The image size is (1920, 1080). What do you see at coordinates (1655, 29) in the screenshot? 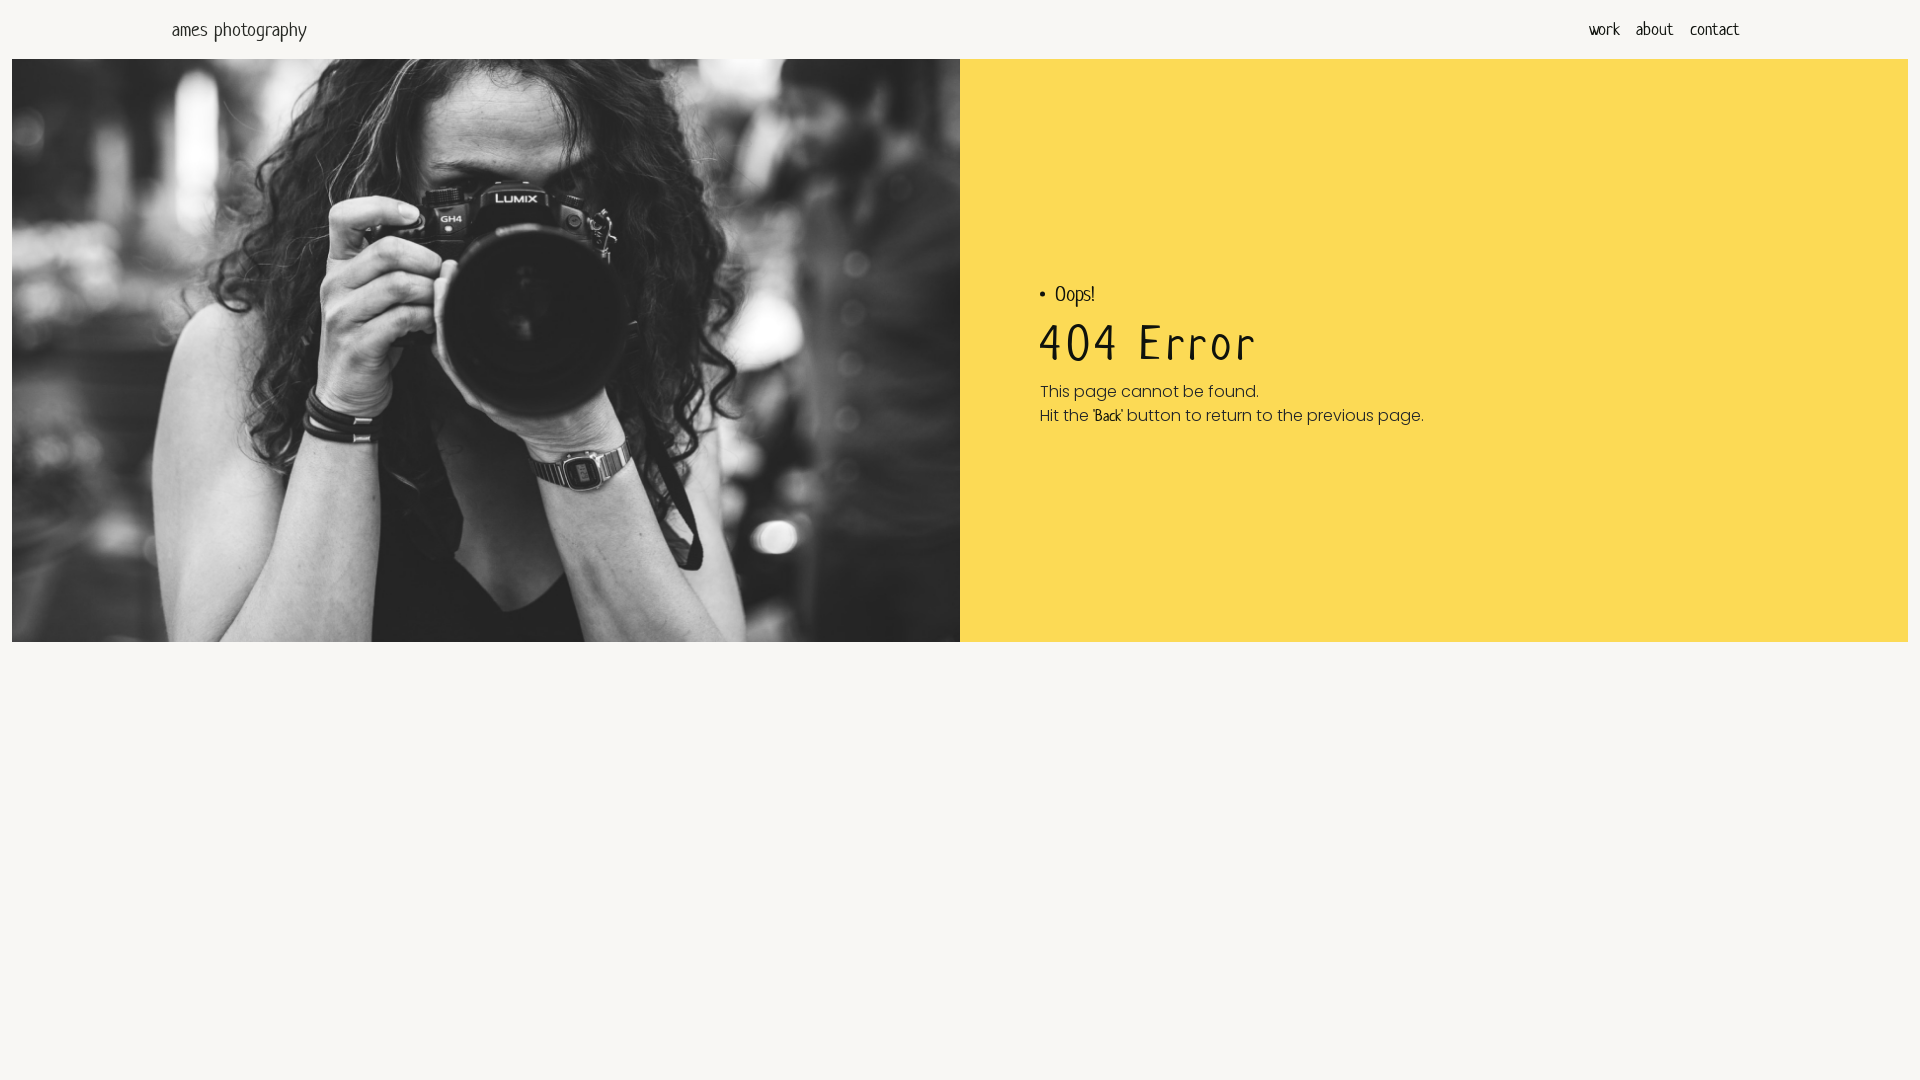
I see `'about'` at bounding box center [1655, 29].